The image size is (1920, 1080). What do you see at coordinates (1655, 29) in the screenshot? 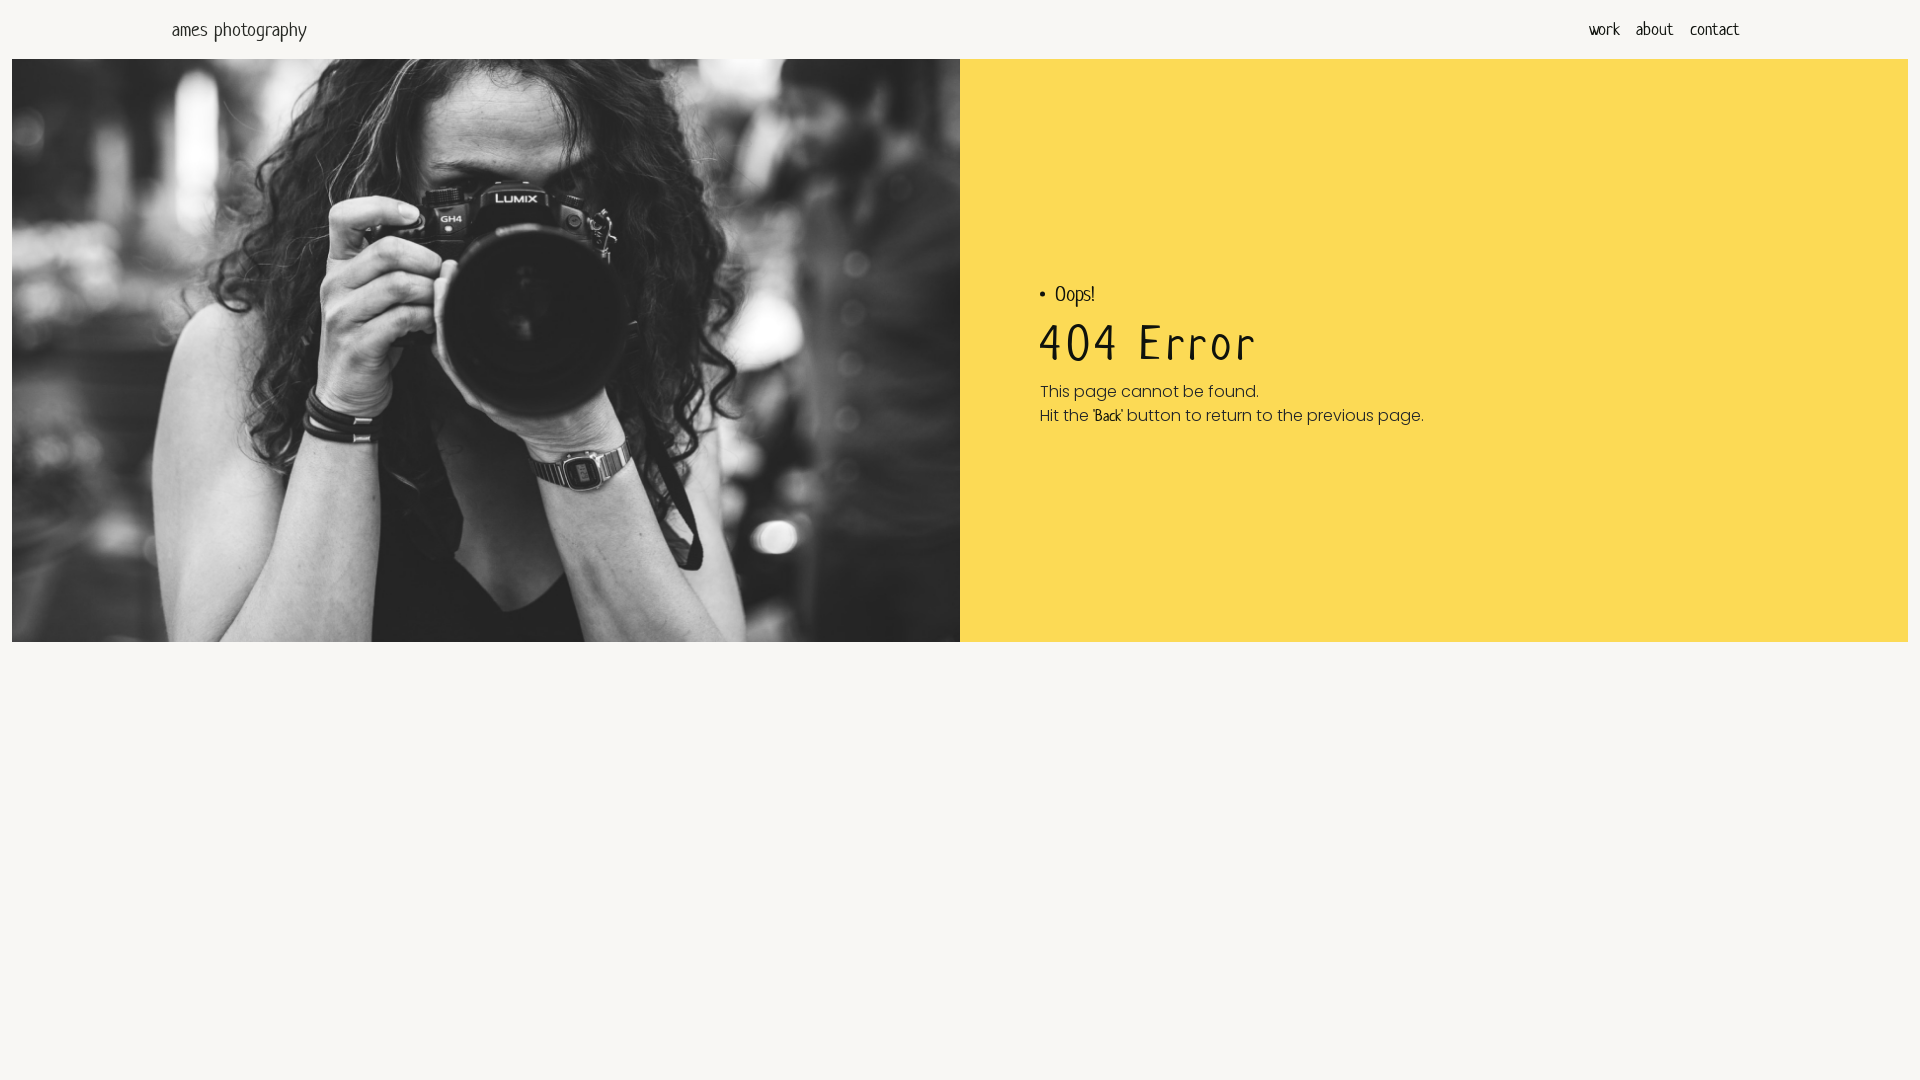
I see `'about'` at bounding box center [1655, 29].